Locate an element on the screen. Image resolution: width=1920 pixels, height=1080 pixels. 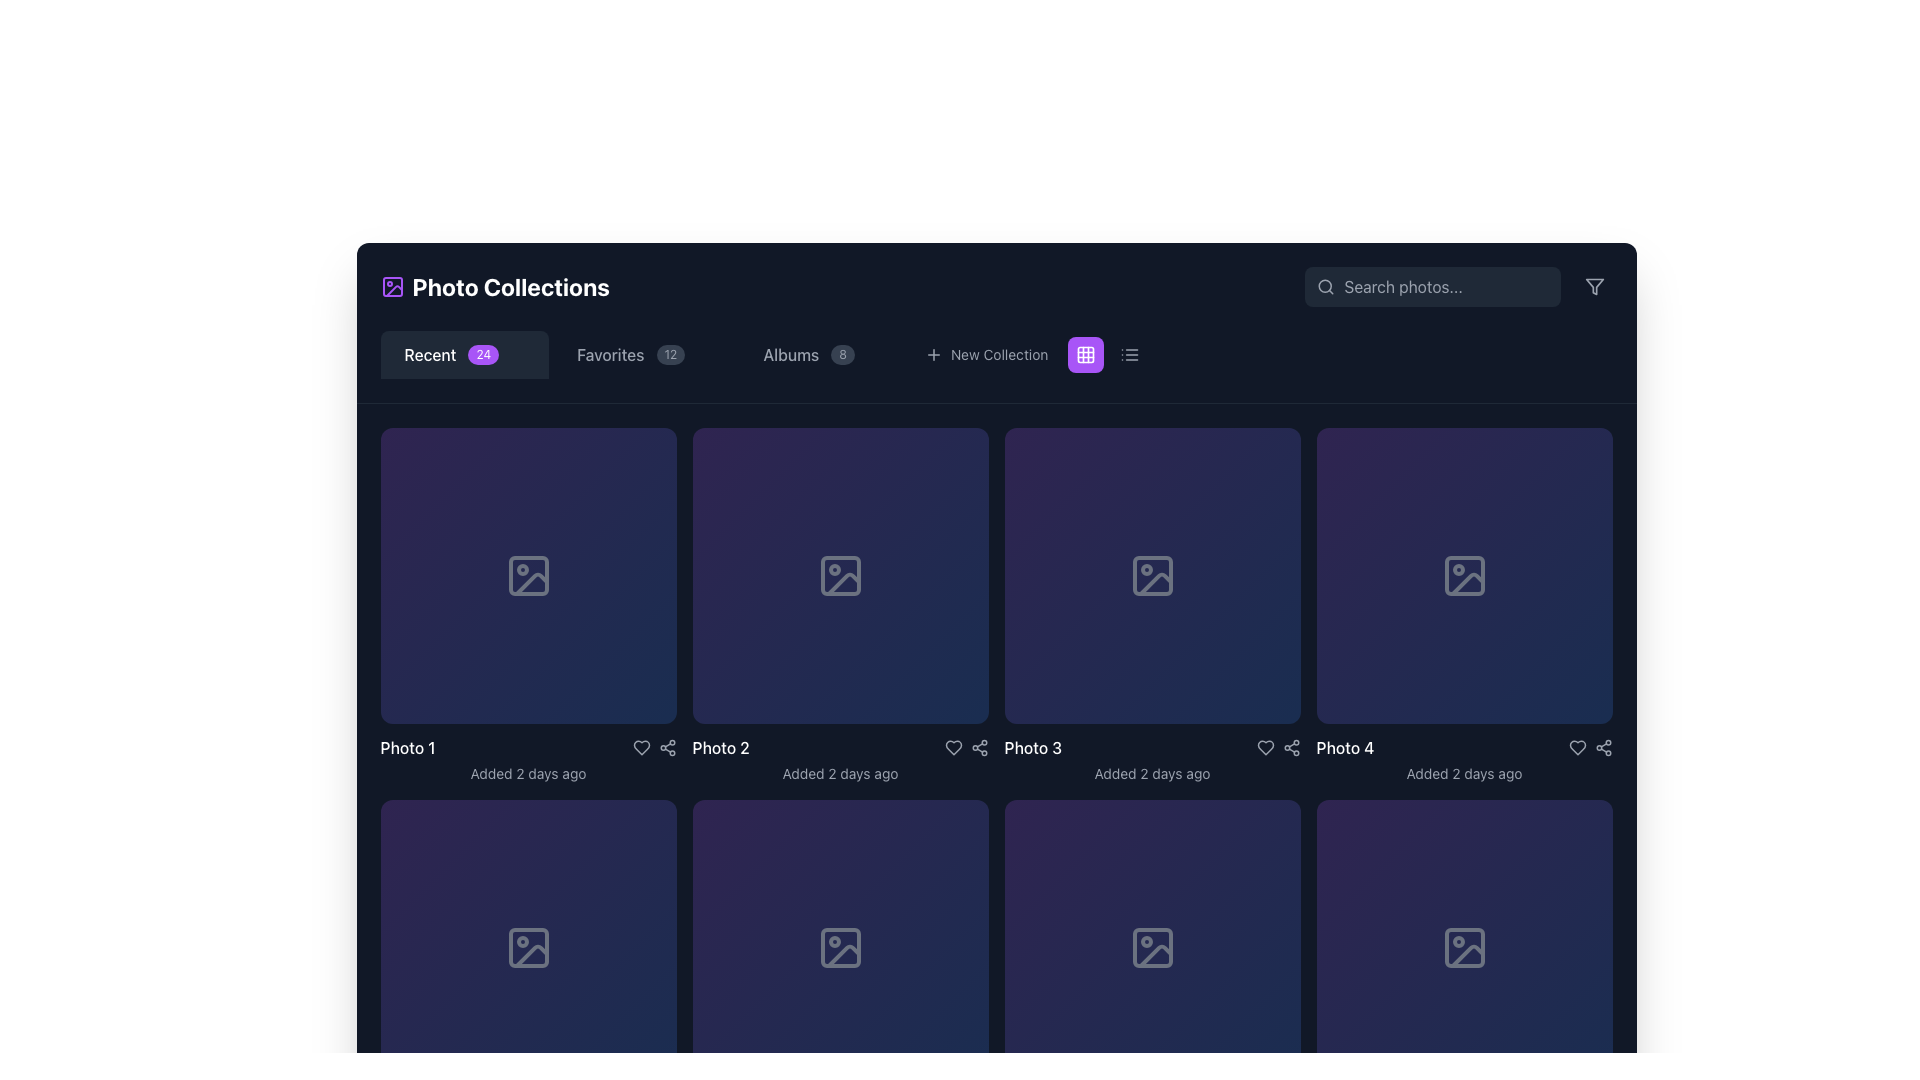
the image placeholder icon located in the fourth grid cell of the bottom row in the gallery layout is located at coordinates (1464, 947).